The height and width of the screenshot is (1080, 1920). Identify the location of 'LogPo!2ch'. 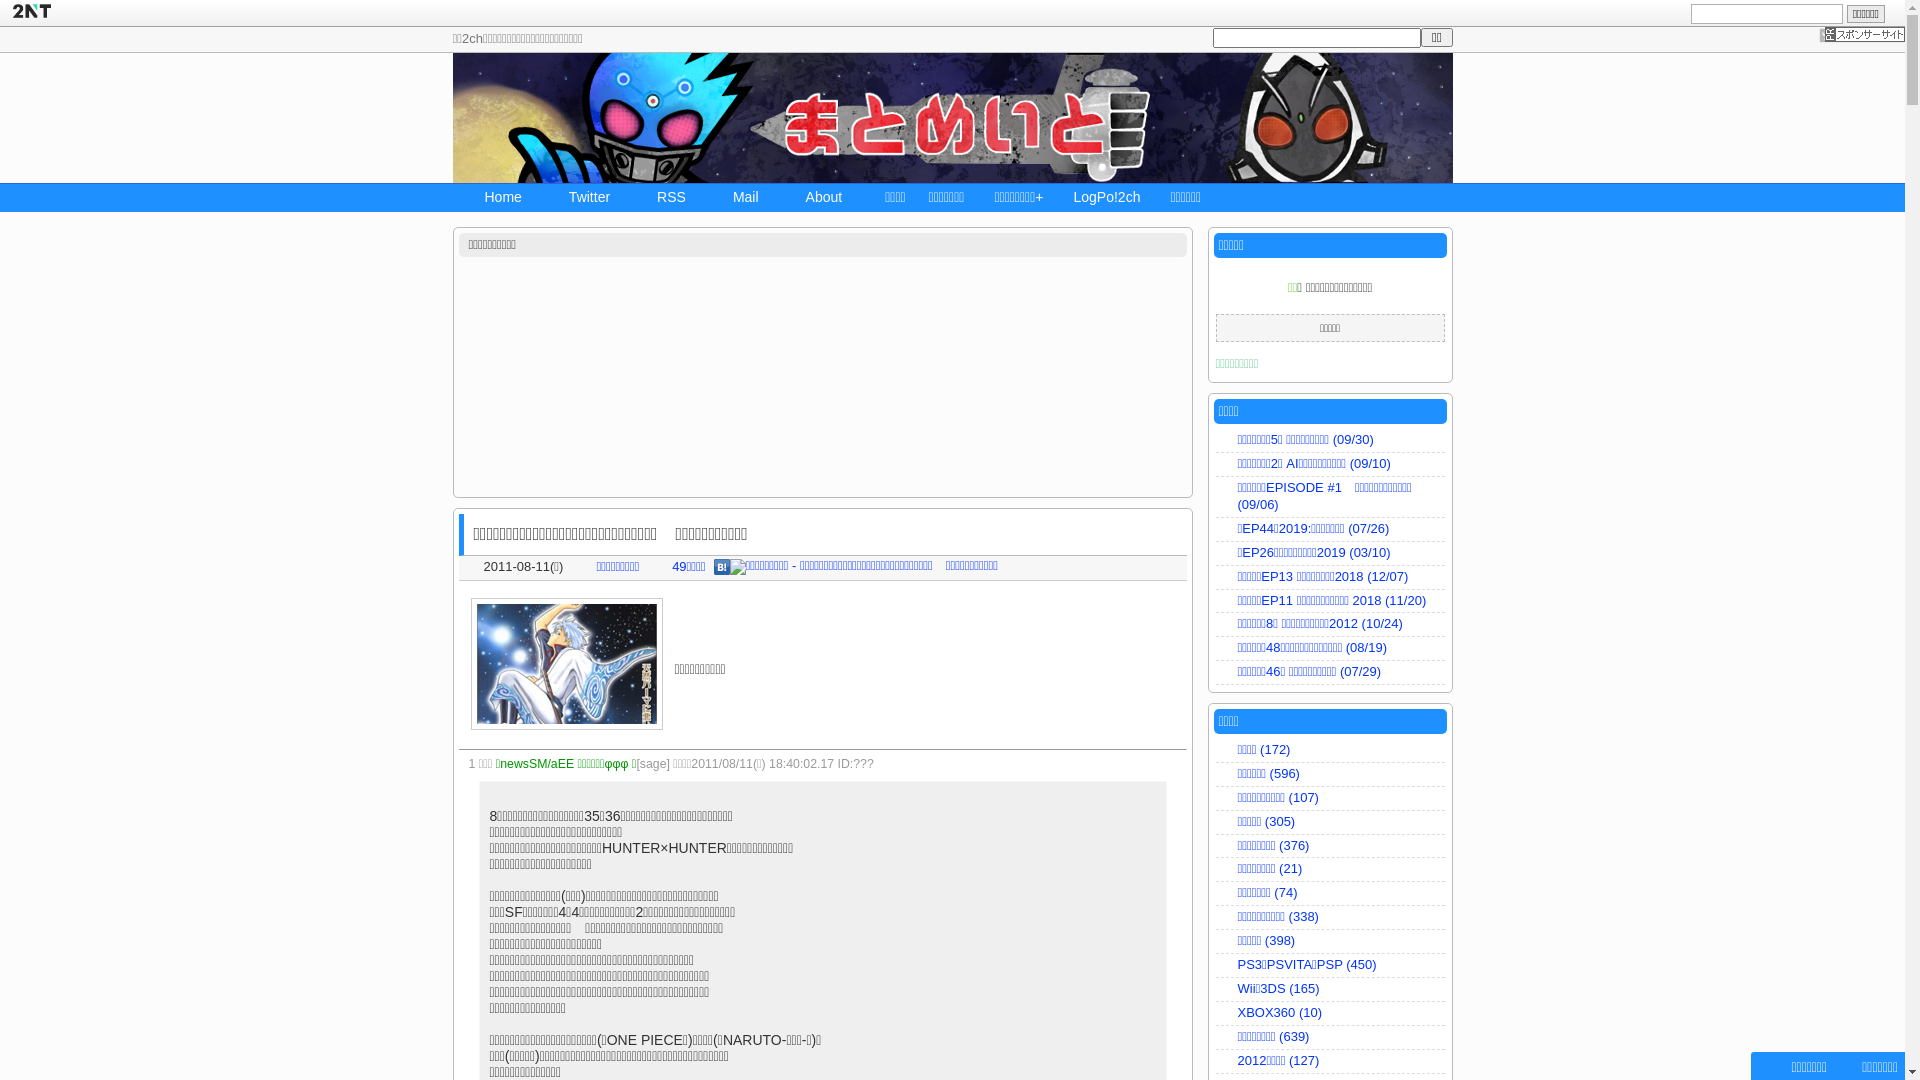
(1106, 199).